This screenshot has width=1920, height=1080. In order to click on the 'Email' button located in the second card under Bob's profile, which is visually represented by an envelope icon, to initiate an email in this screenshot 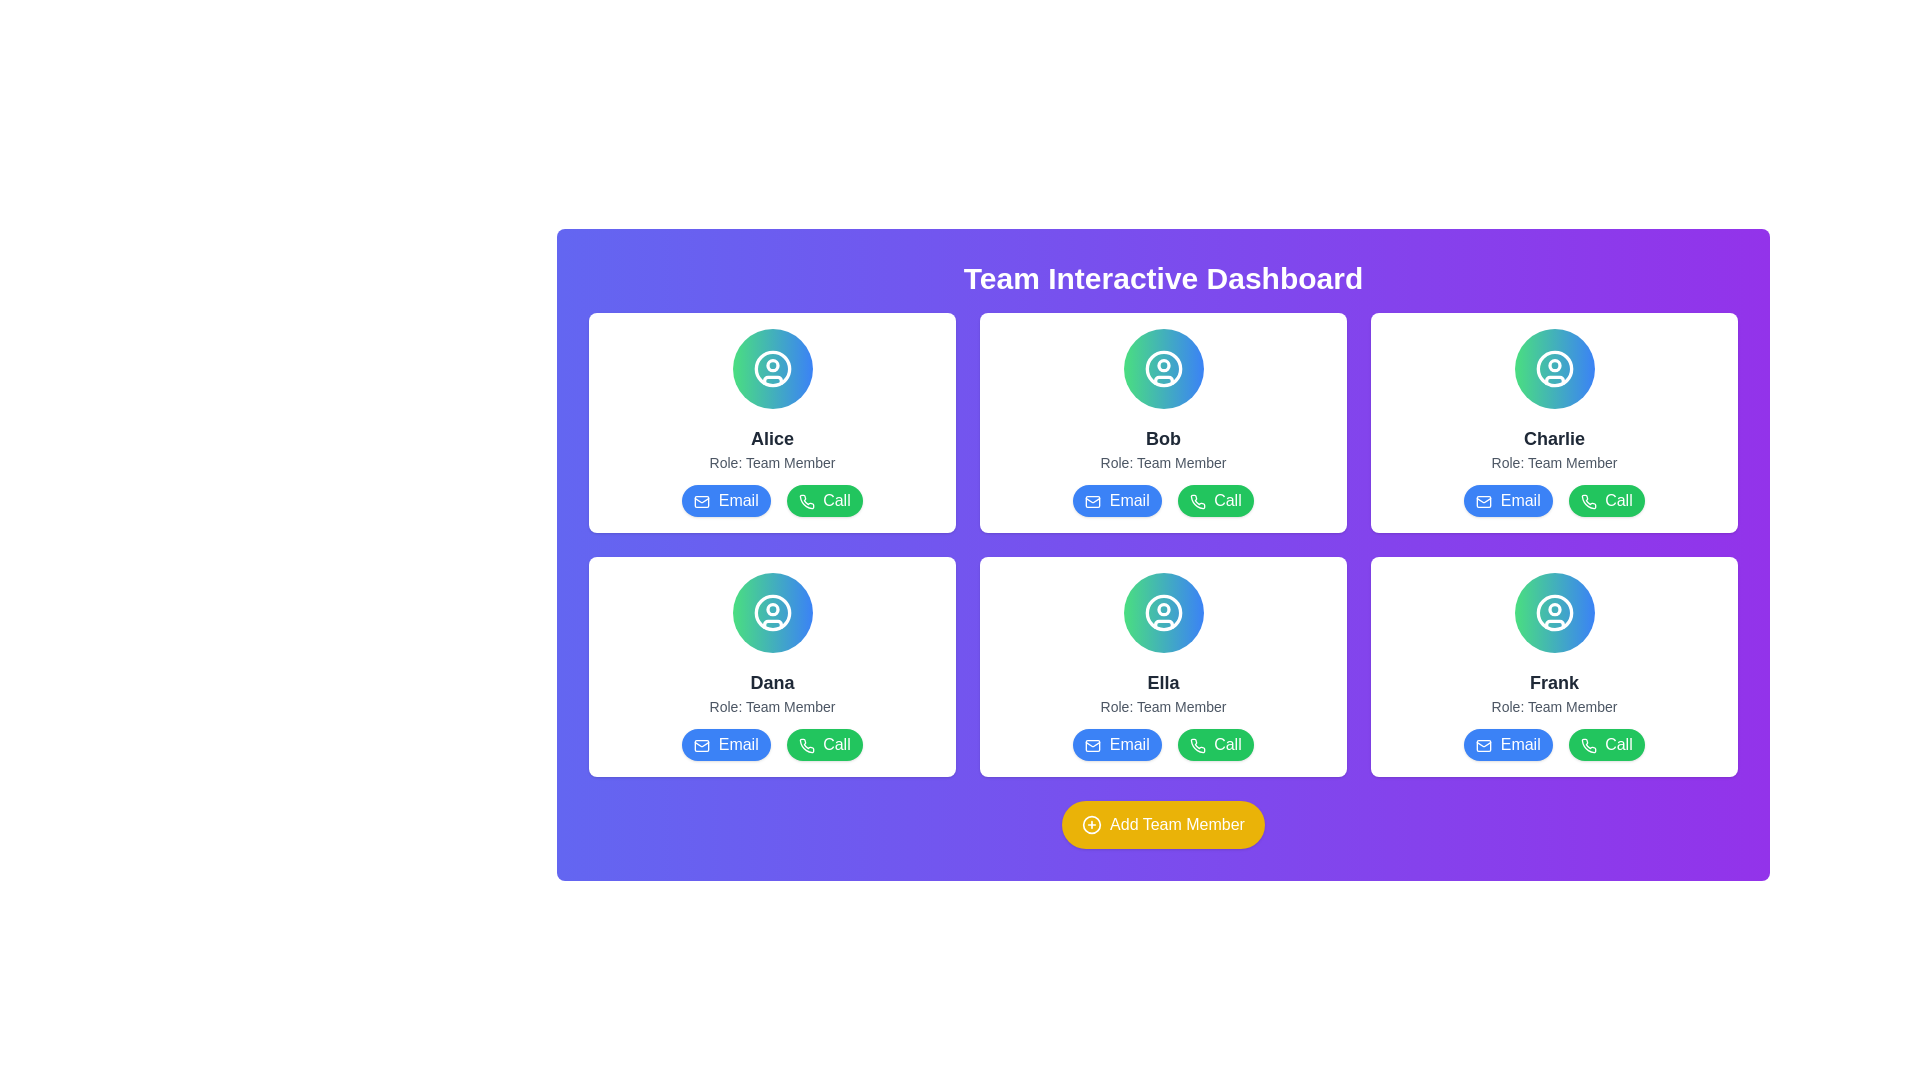, I will do `click(1092, 500)`.